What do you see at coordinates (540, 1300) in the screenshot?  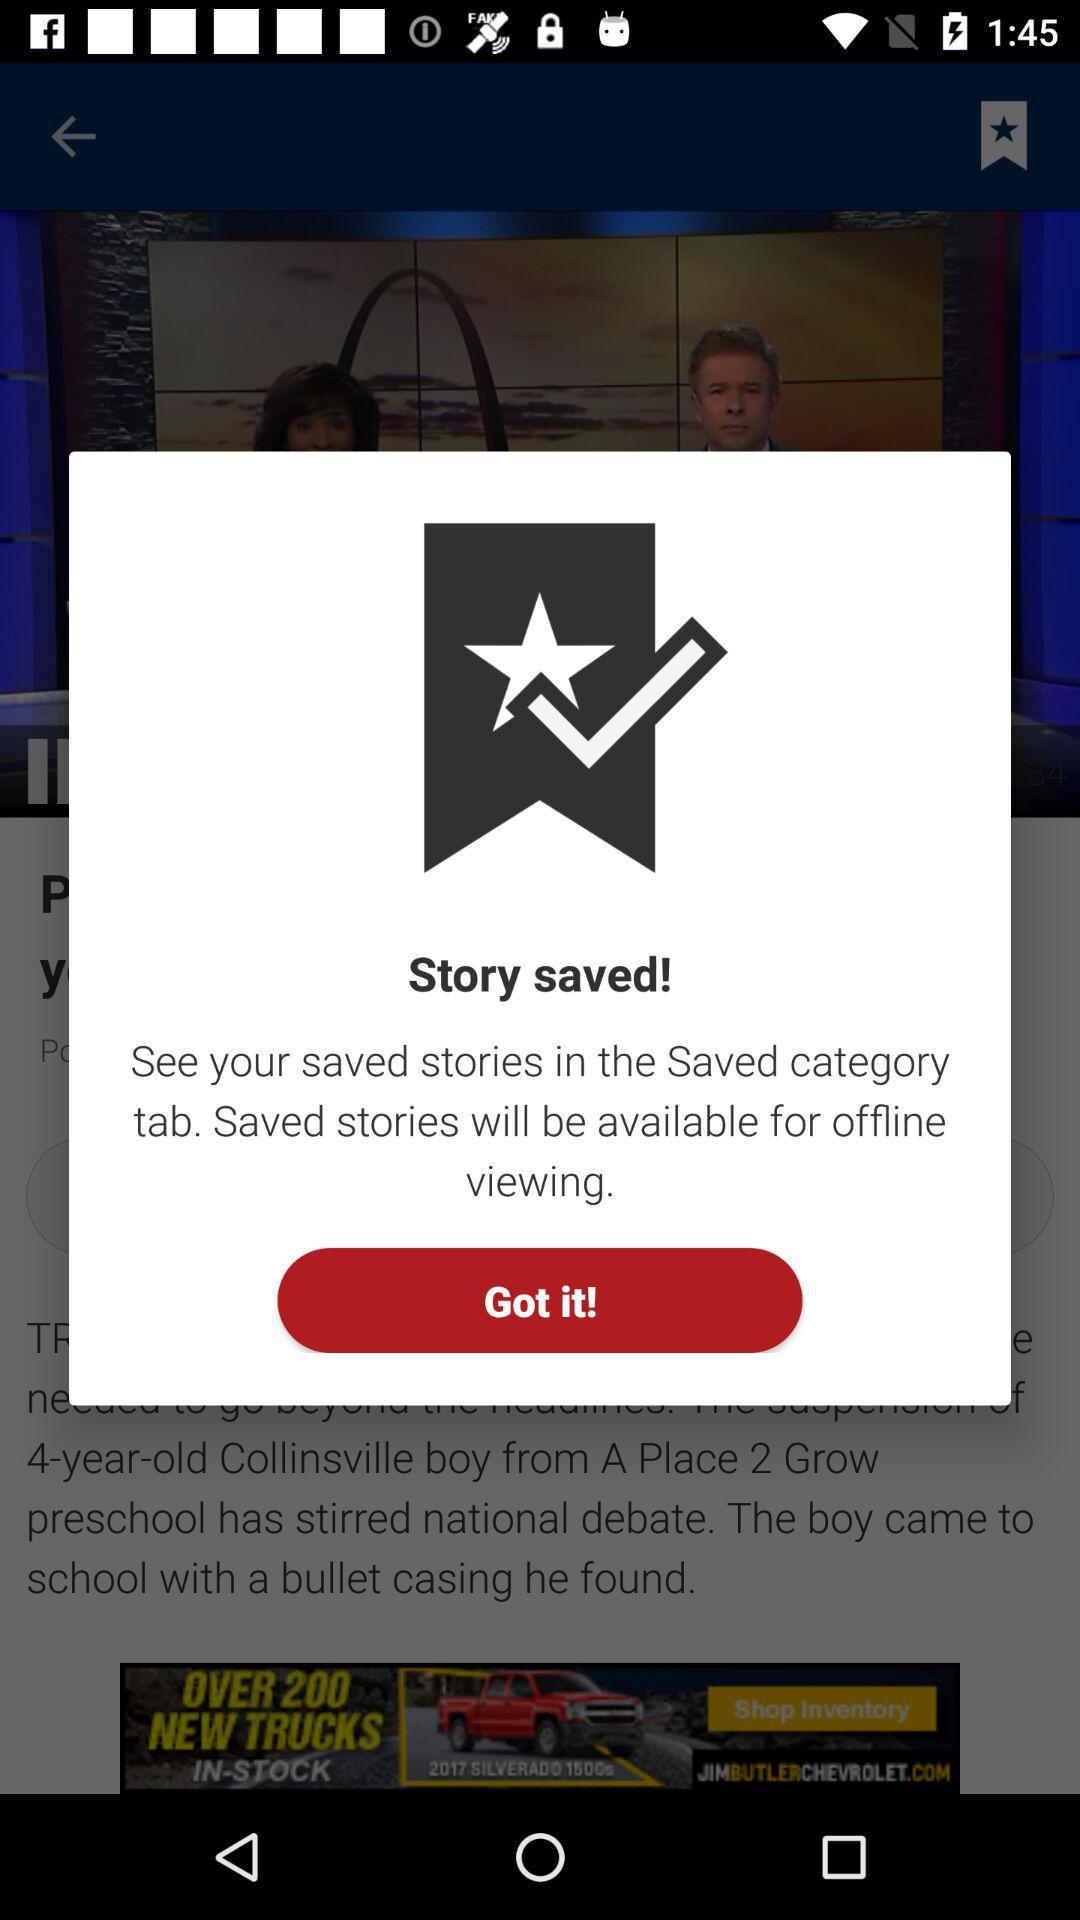 I see `the got it! item` at bounding box center [540, 1300].